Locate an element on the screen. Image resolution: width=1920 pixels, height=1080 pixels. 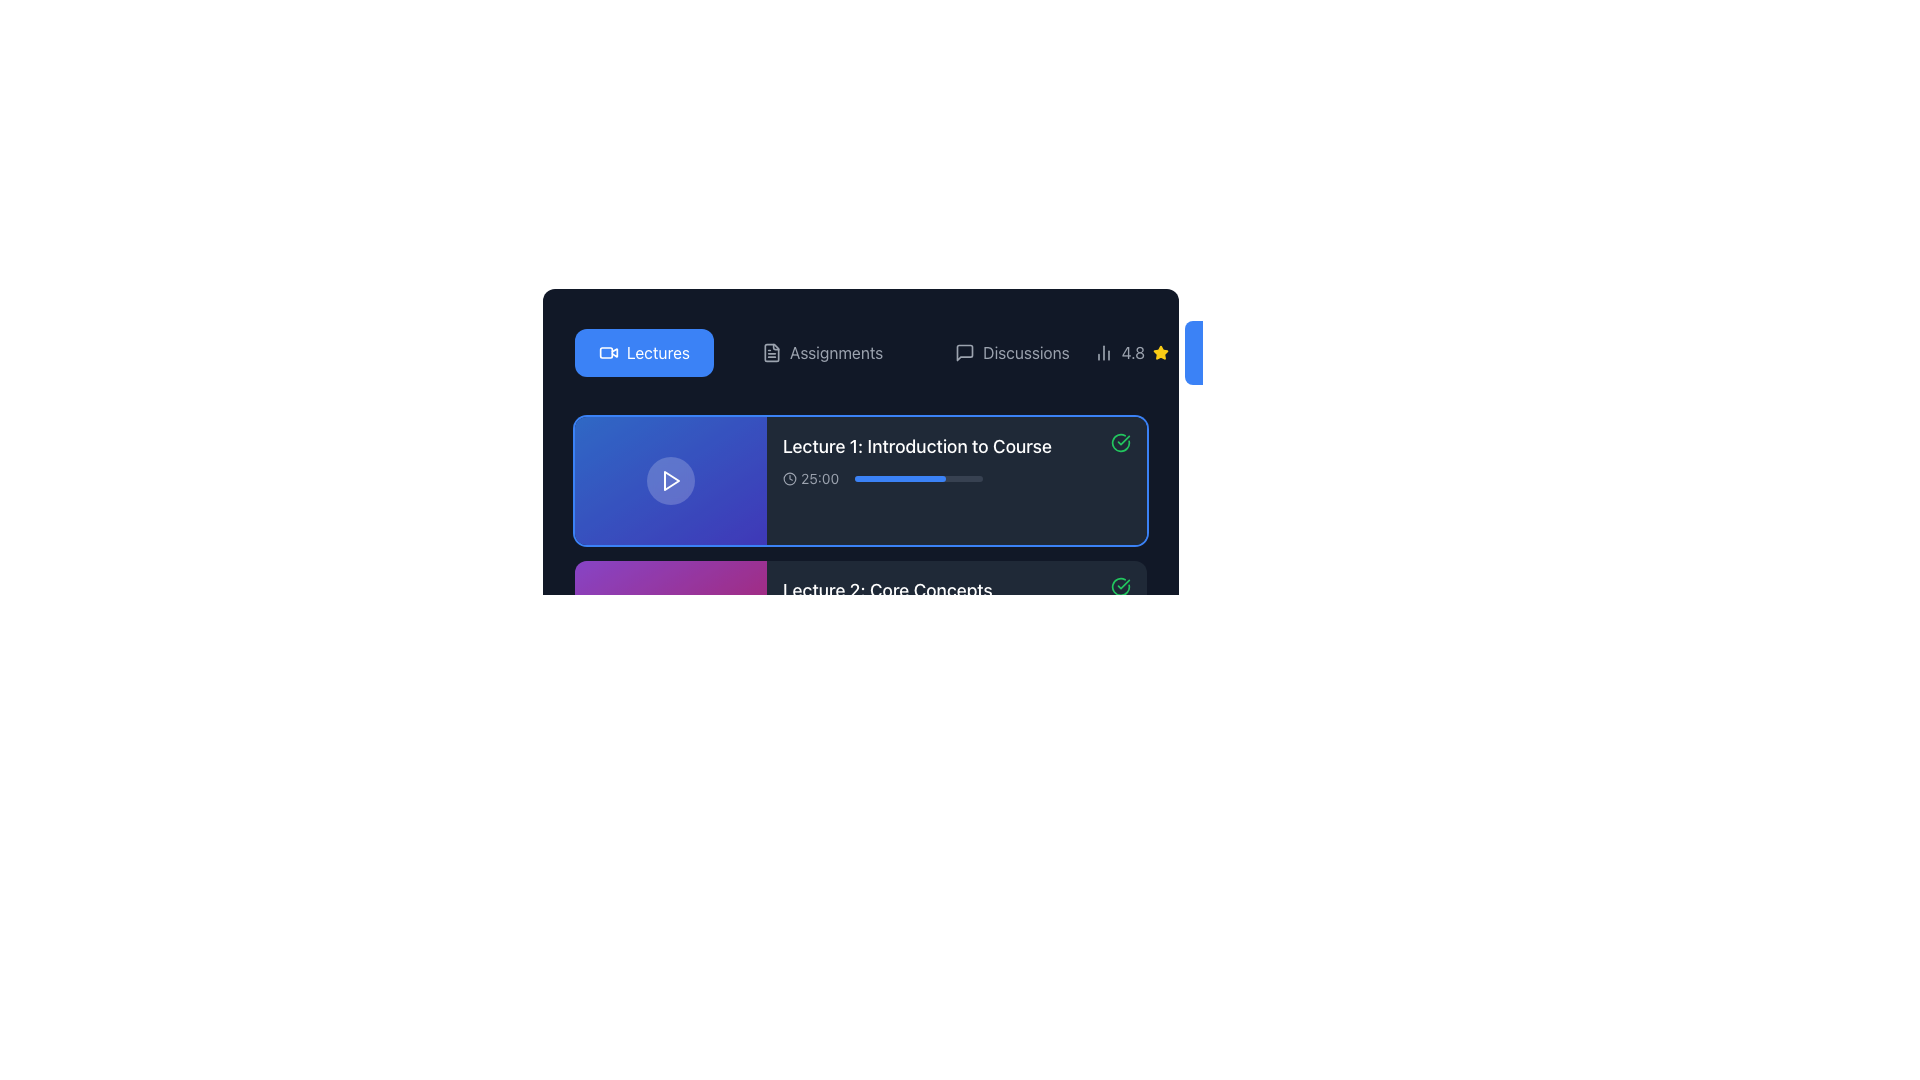
the progress indicator part of the progress bar, which visually represents a fraction of progress and is located towards the left side of the gray bar is located at coordinates (864, 766).